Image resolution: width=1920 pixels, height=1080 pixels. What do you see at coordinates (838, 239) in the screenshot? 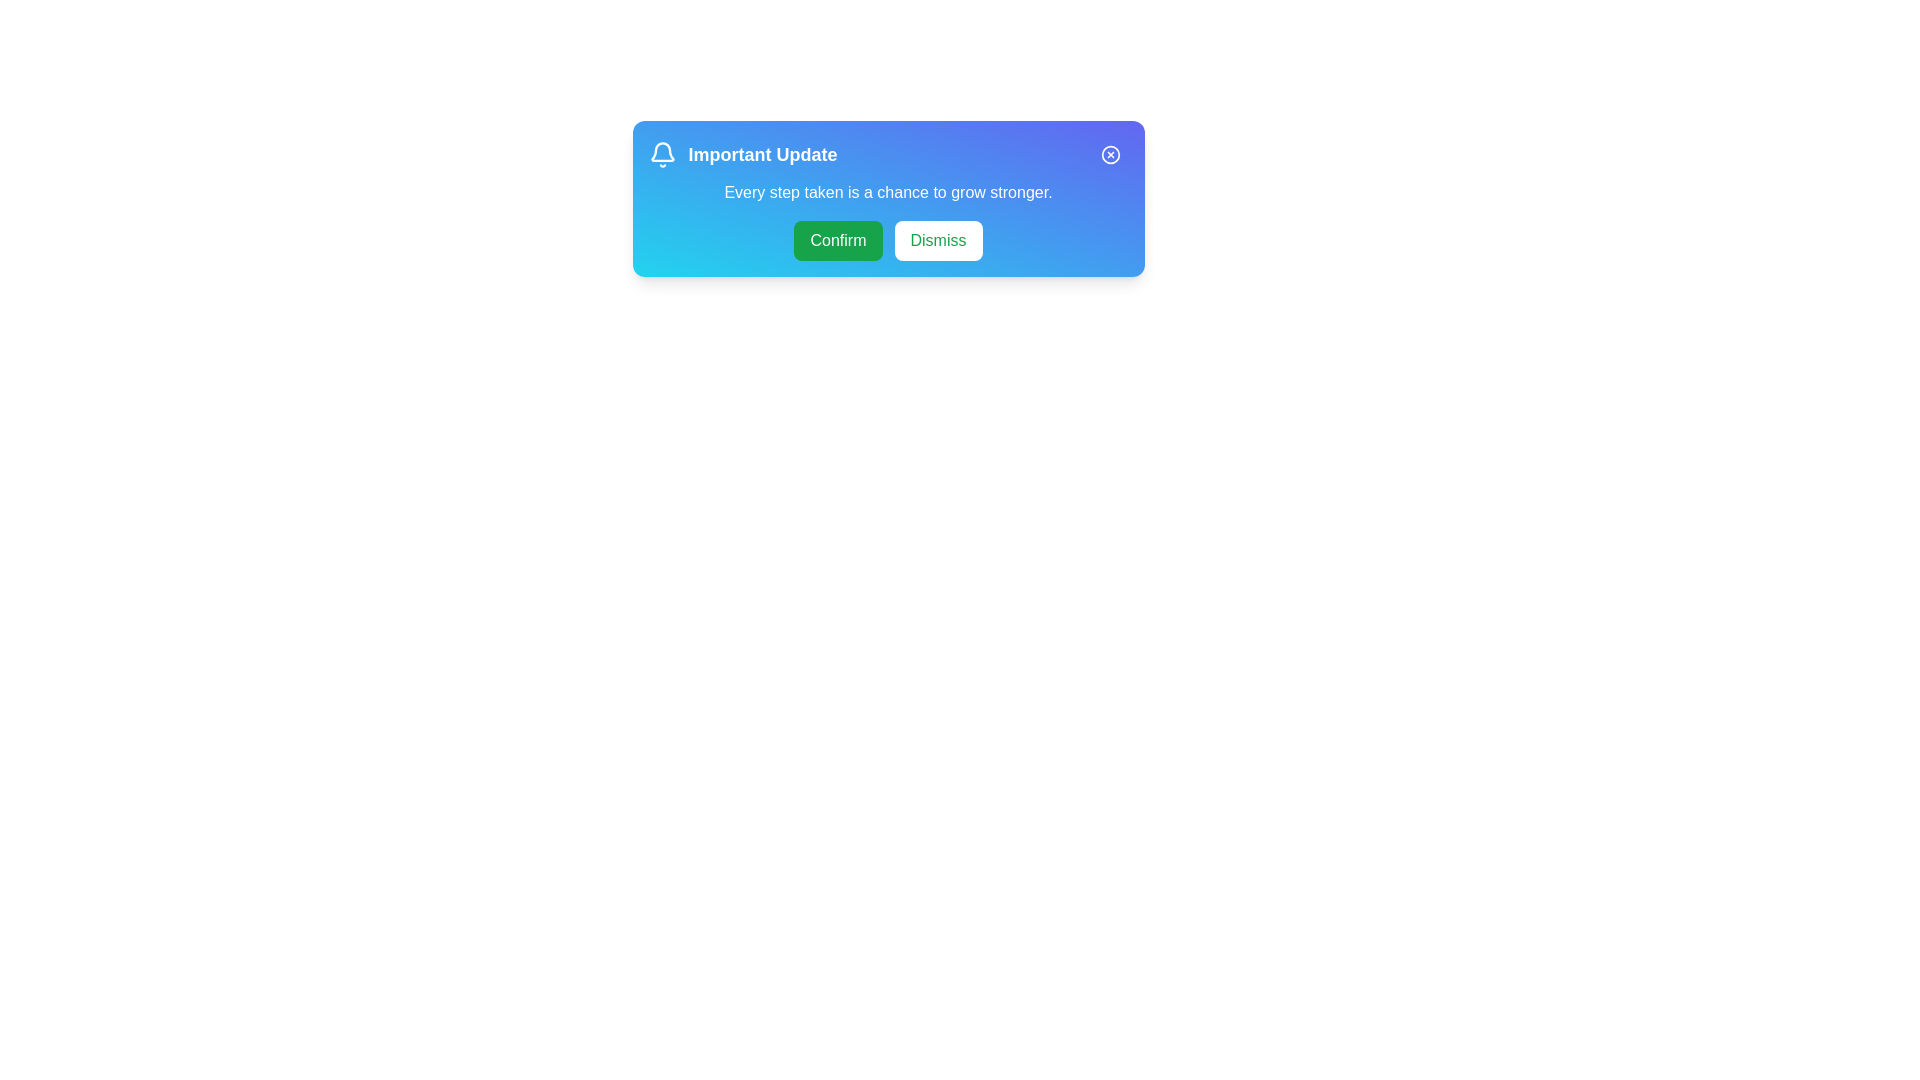
I see `Confirm button to confirm the update` at bounding box center [838, 239].